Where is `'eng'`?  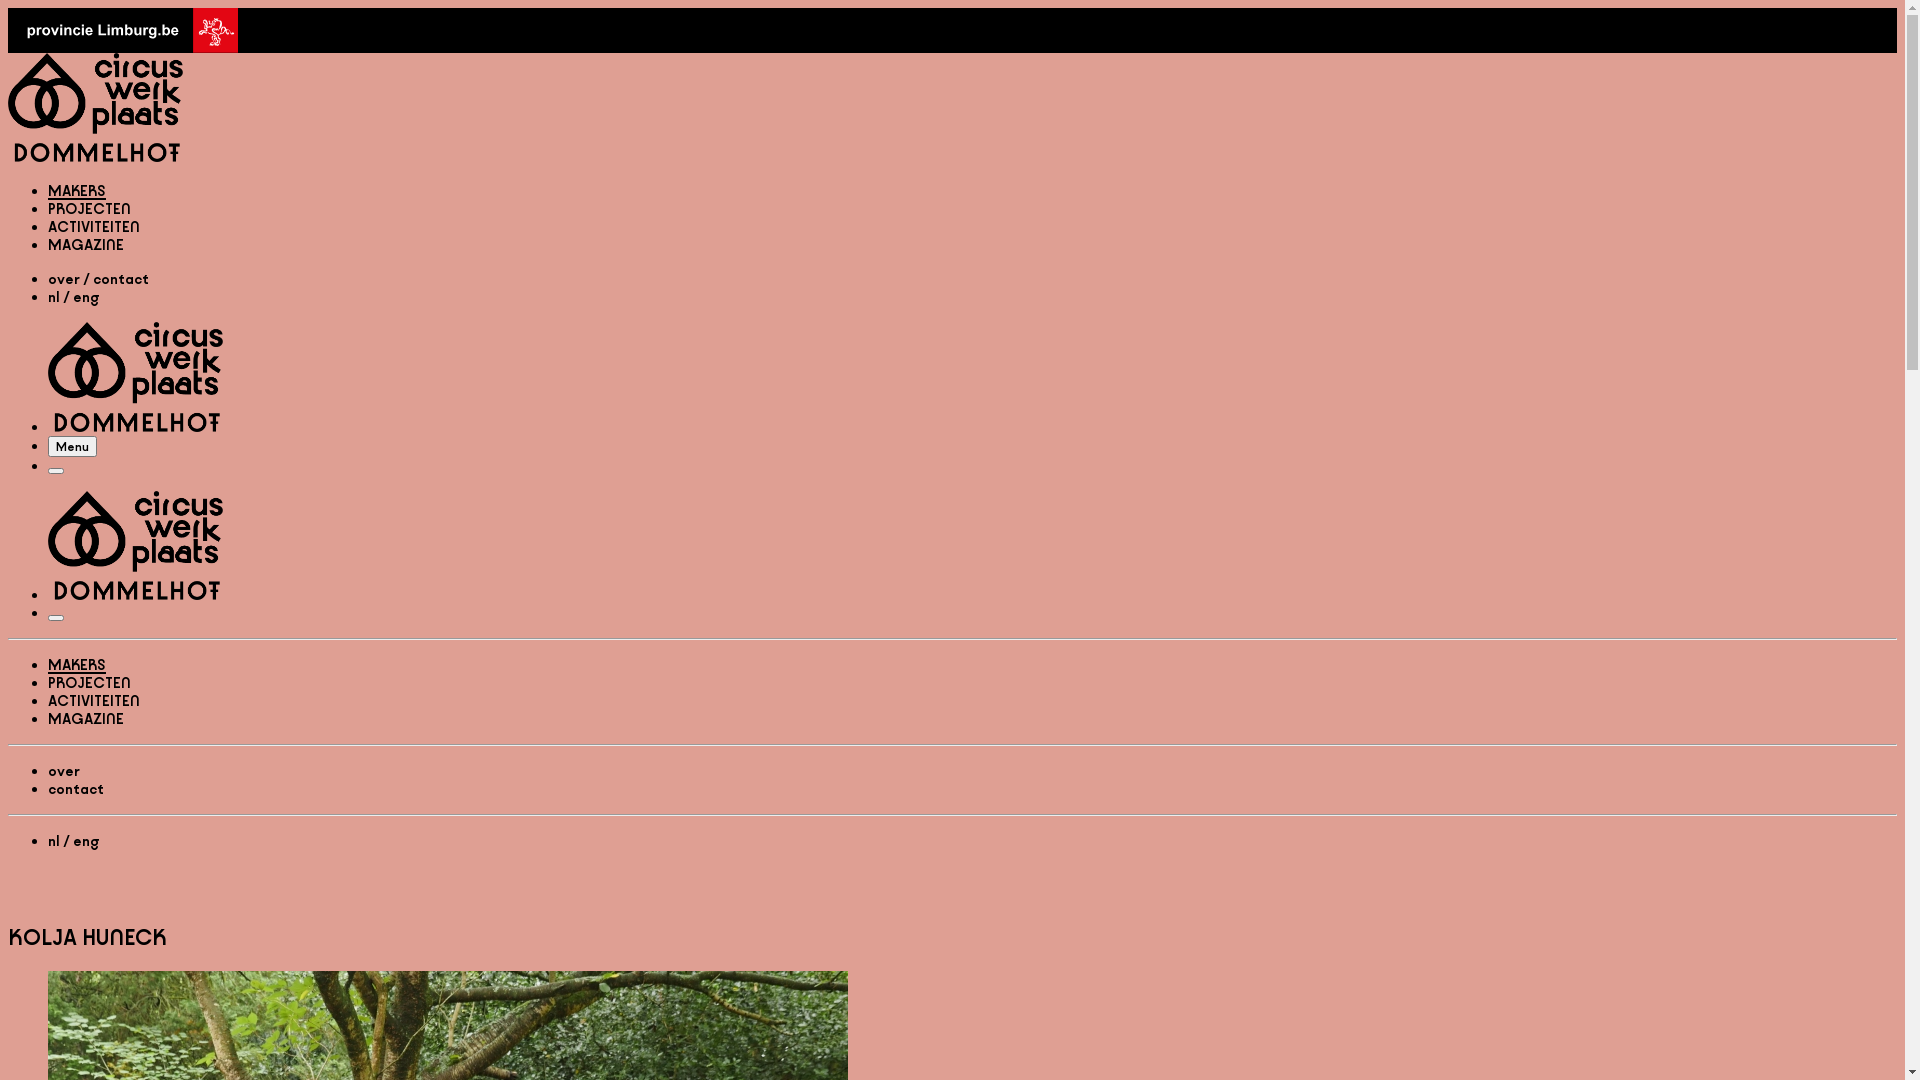 'eng' is located at coordinates (85, 297).